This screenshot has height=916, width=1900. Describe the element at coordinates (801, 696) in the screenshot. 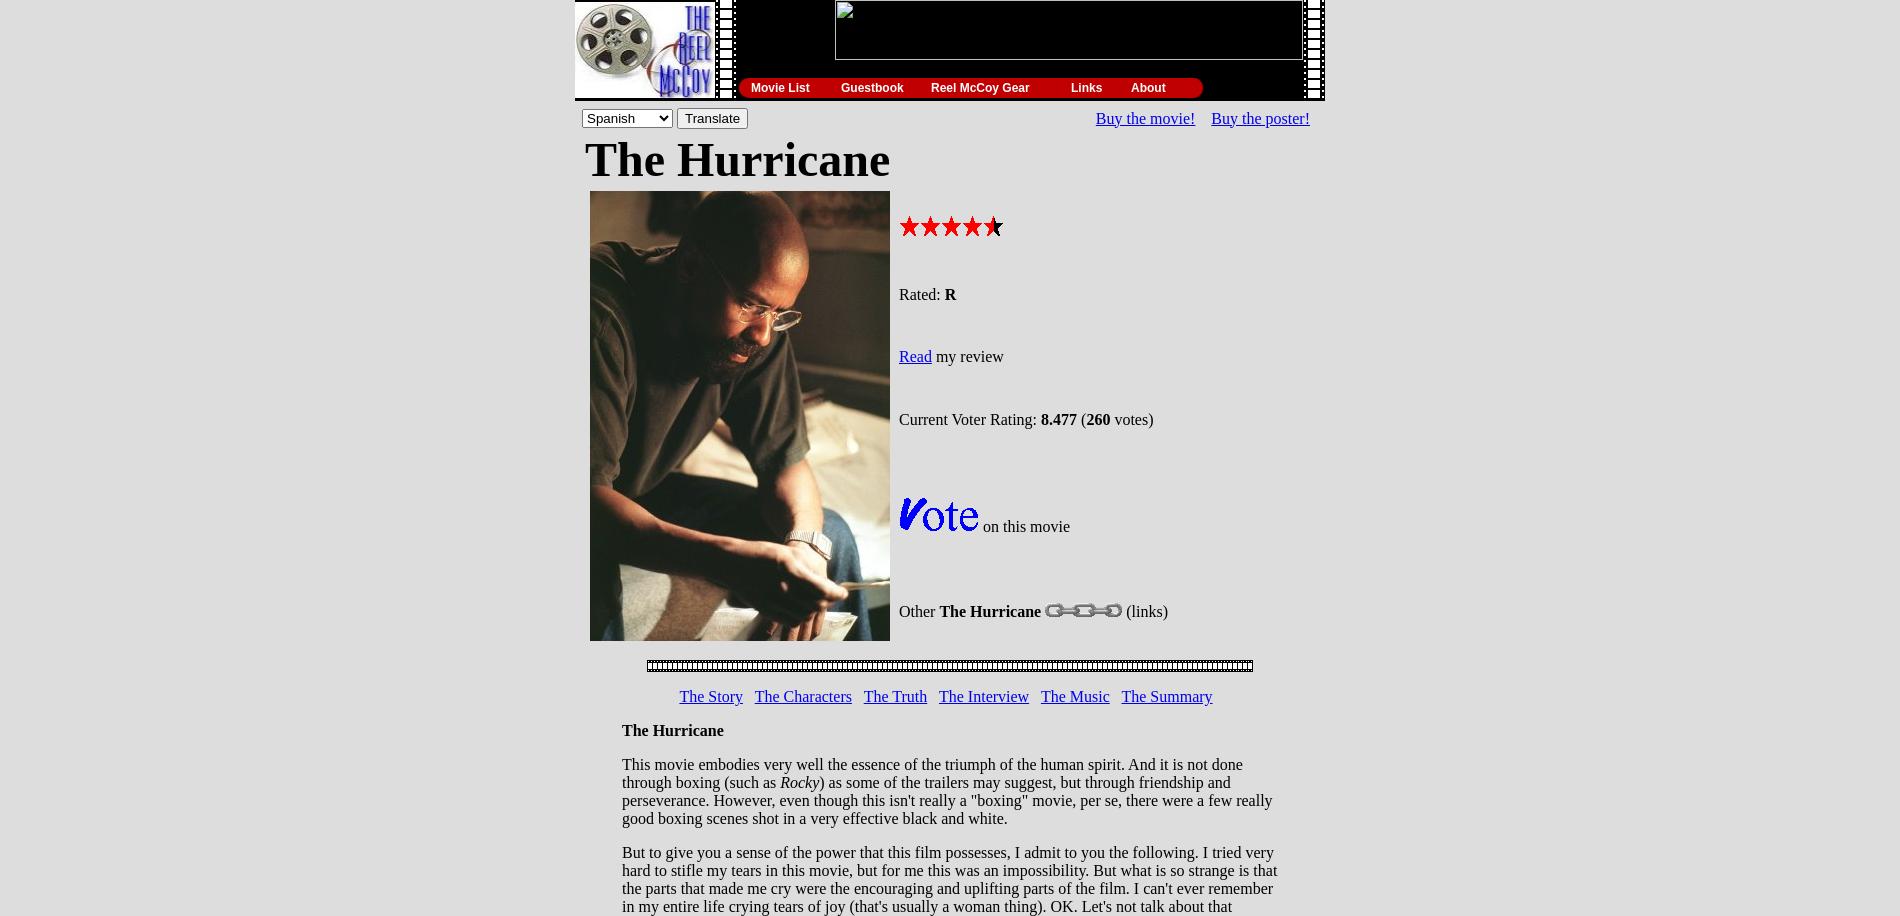

I see `'The Characters'` at that location.